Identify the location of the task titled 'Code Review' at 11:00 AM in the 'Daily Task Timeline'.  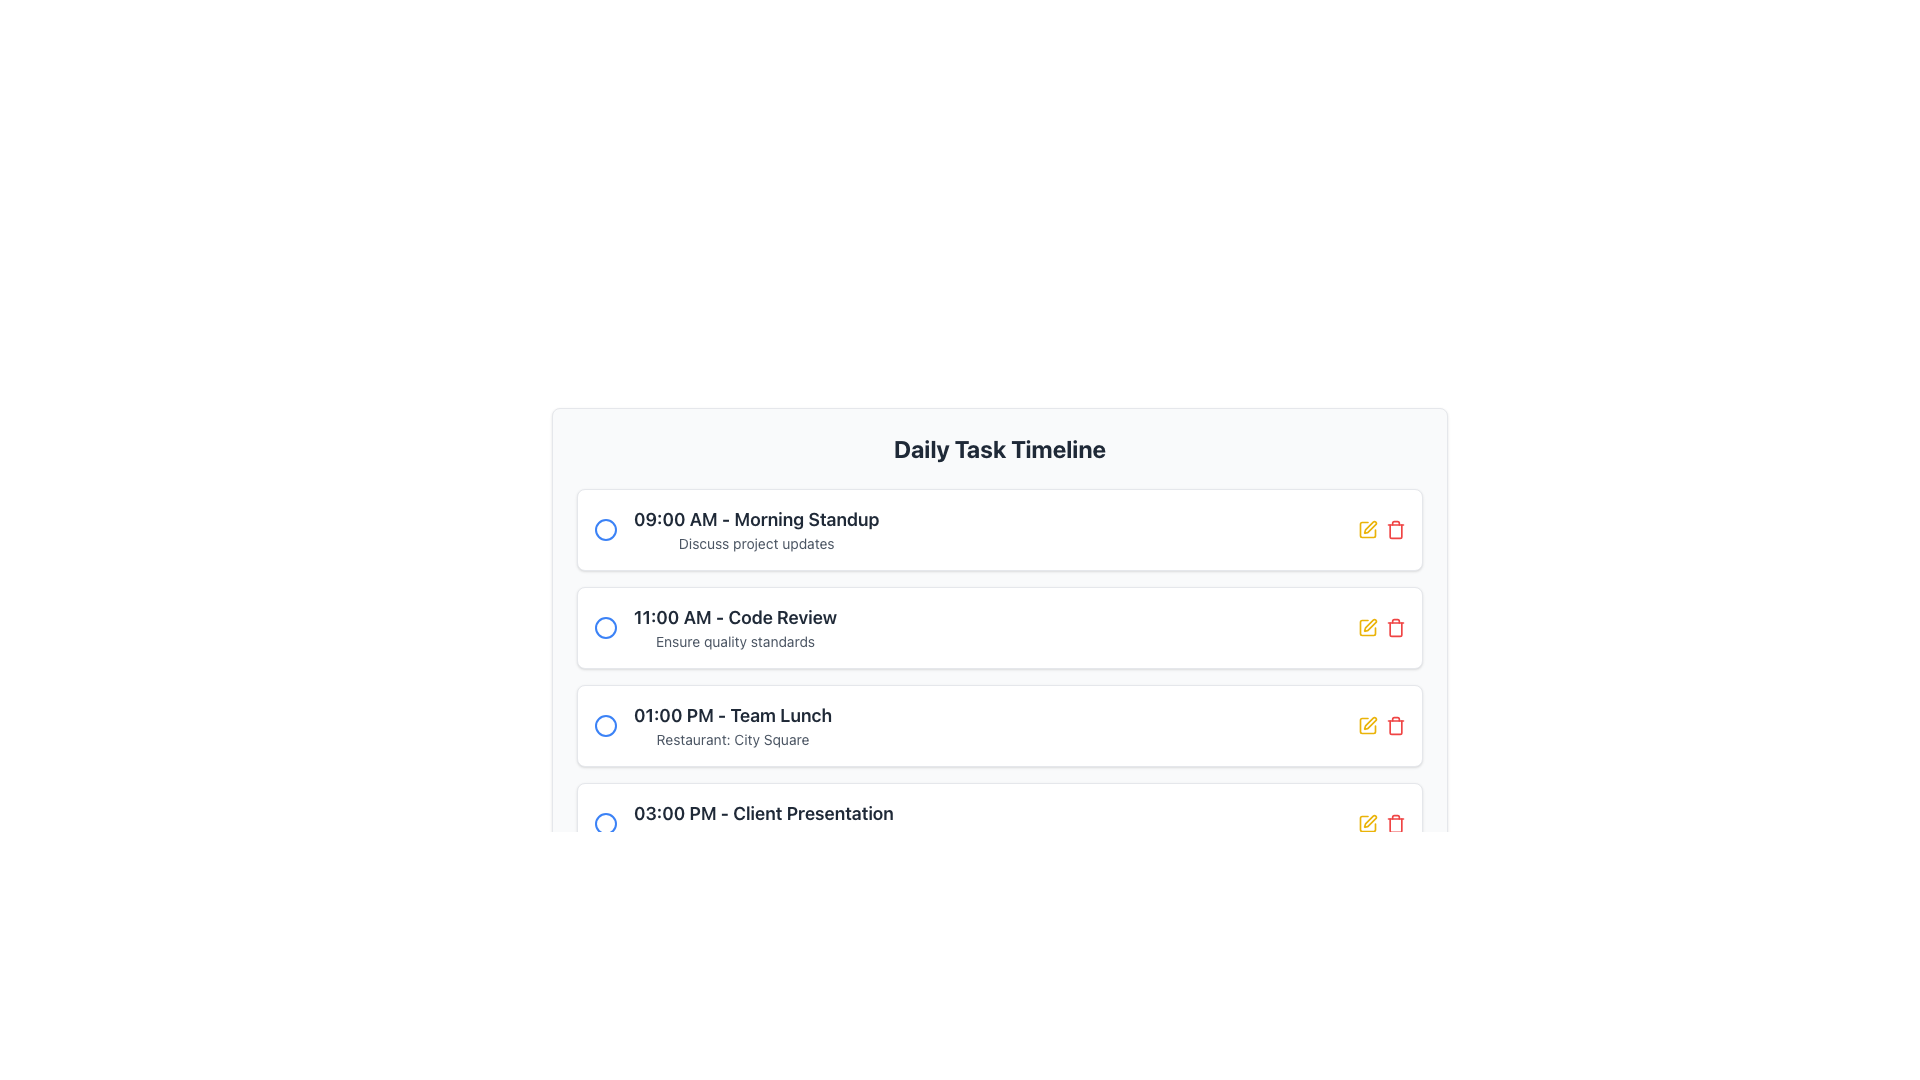
(734, 627).